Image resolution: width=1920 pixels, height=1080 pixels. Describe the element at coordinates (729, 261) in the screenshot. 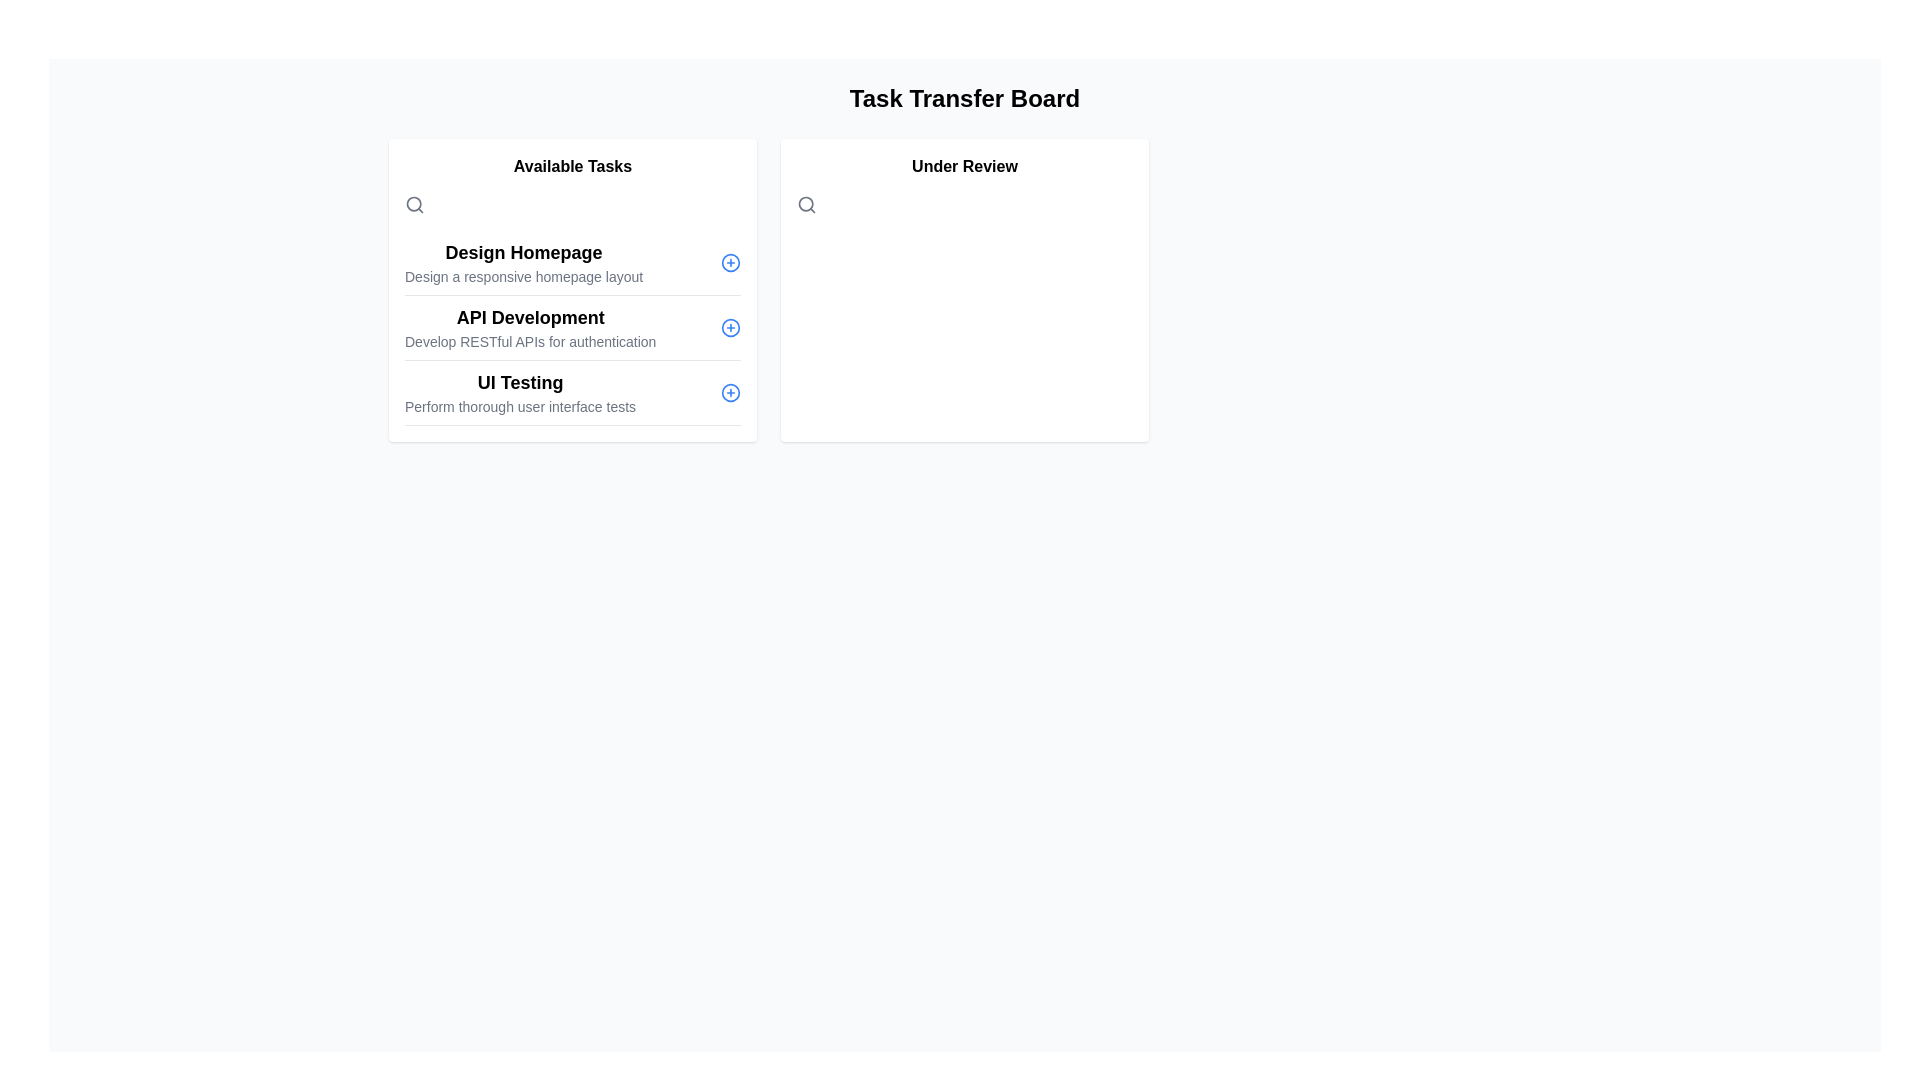

I see `the Icon button located in the 'Available Tasks' column next` at that location.